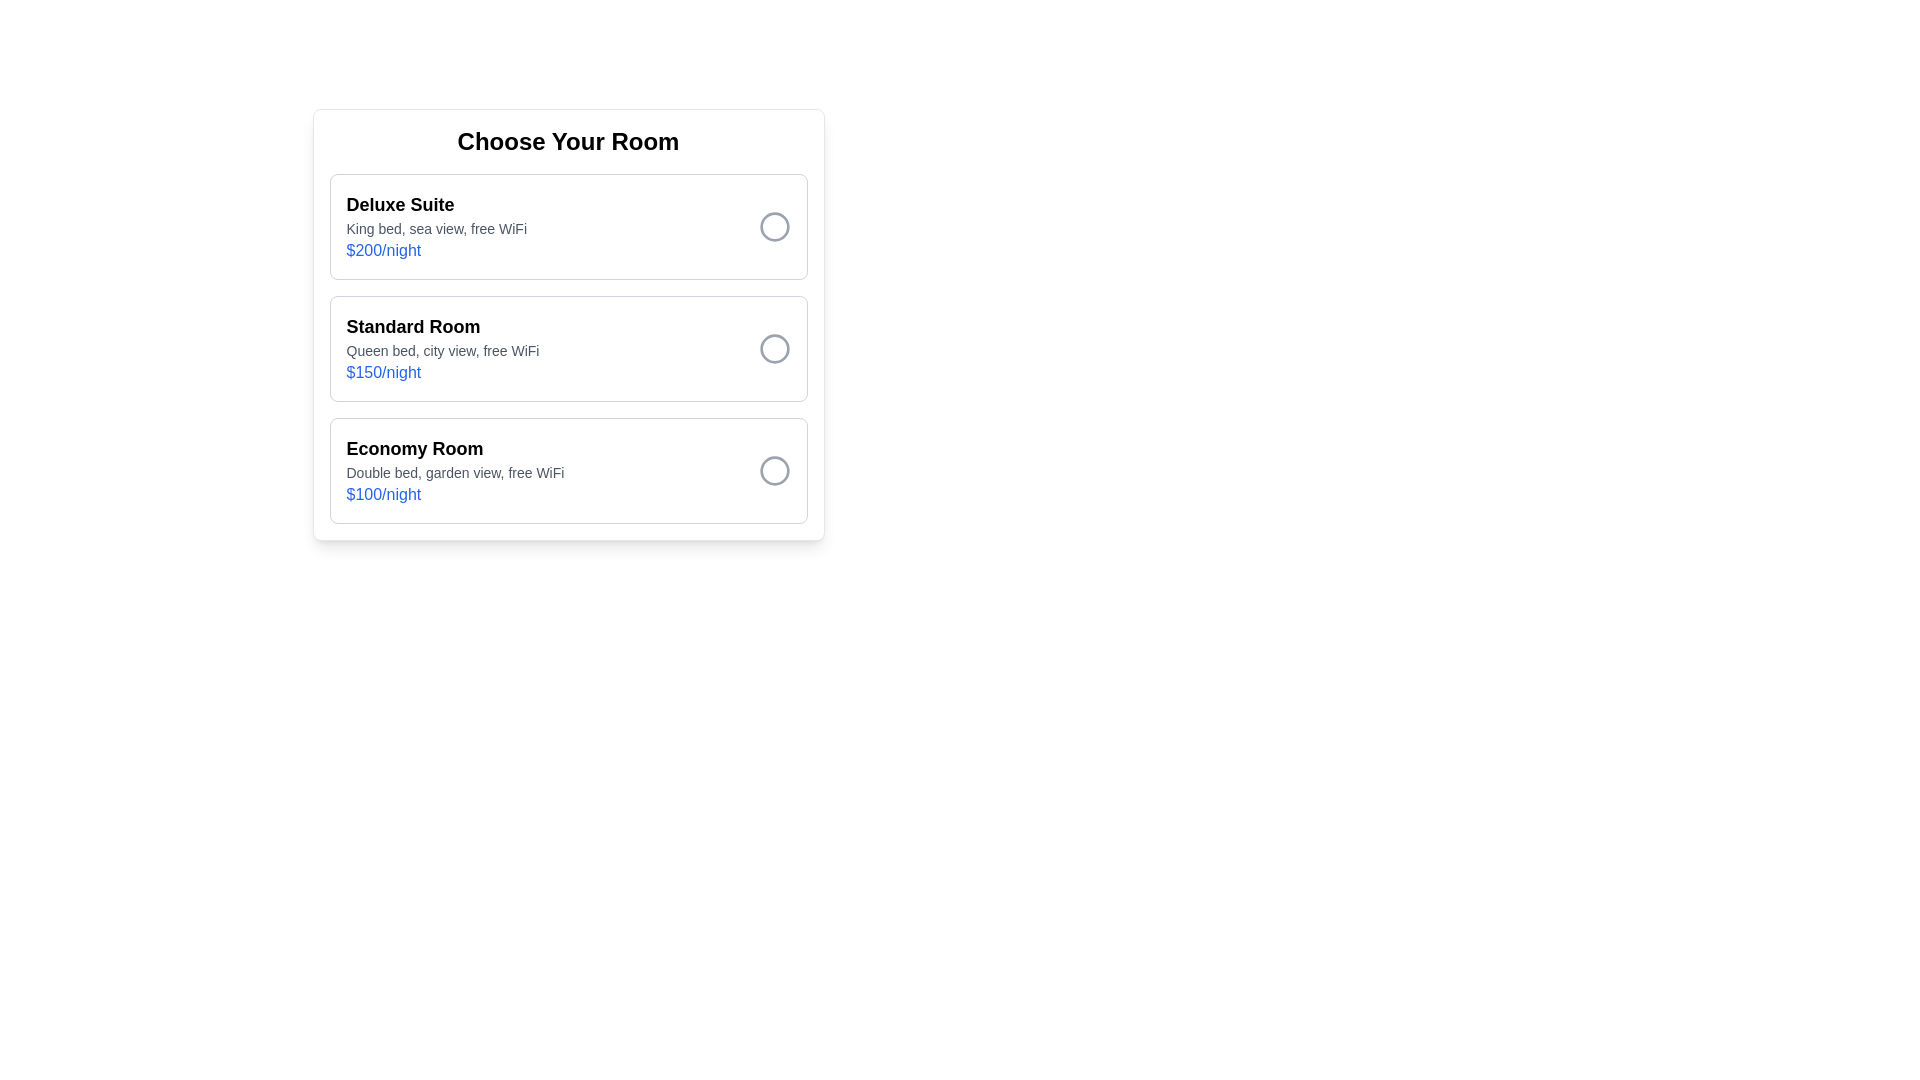 The image size is (1920, 1080). Describe the element at coordinates (454, 473) in the screenshot. I see `the descriptive information text display for the 'Economy Room' option, which details bed type, view, and available amenities` at that location.